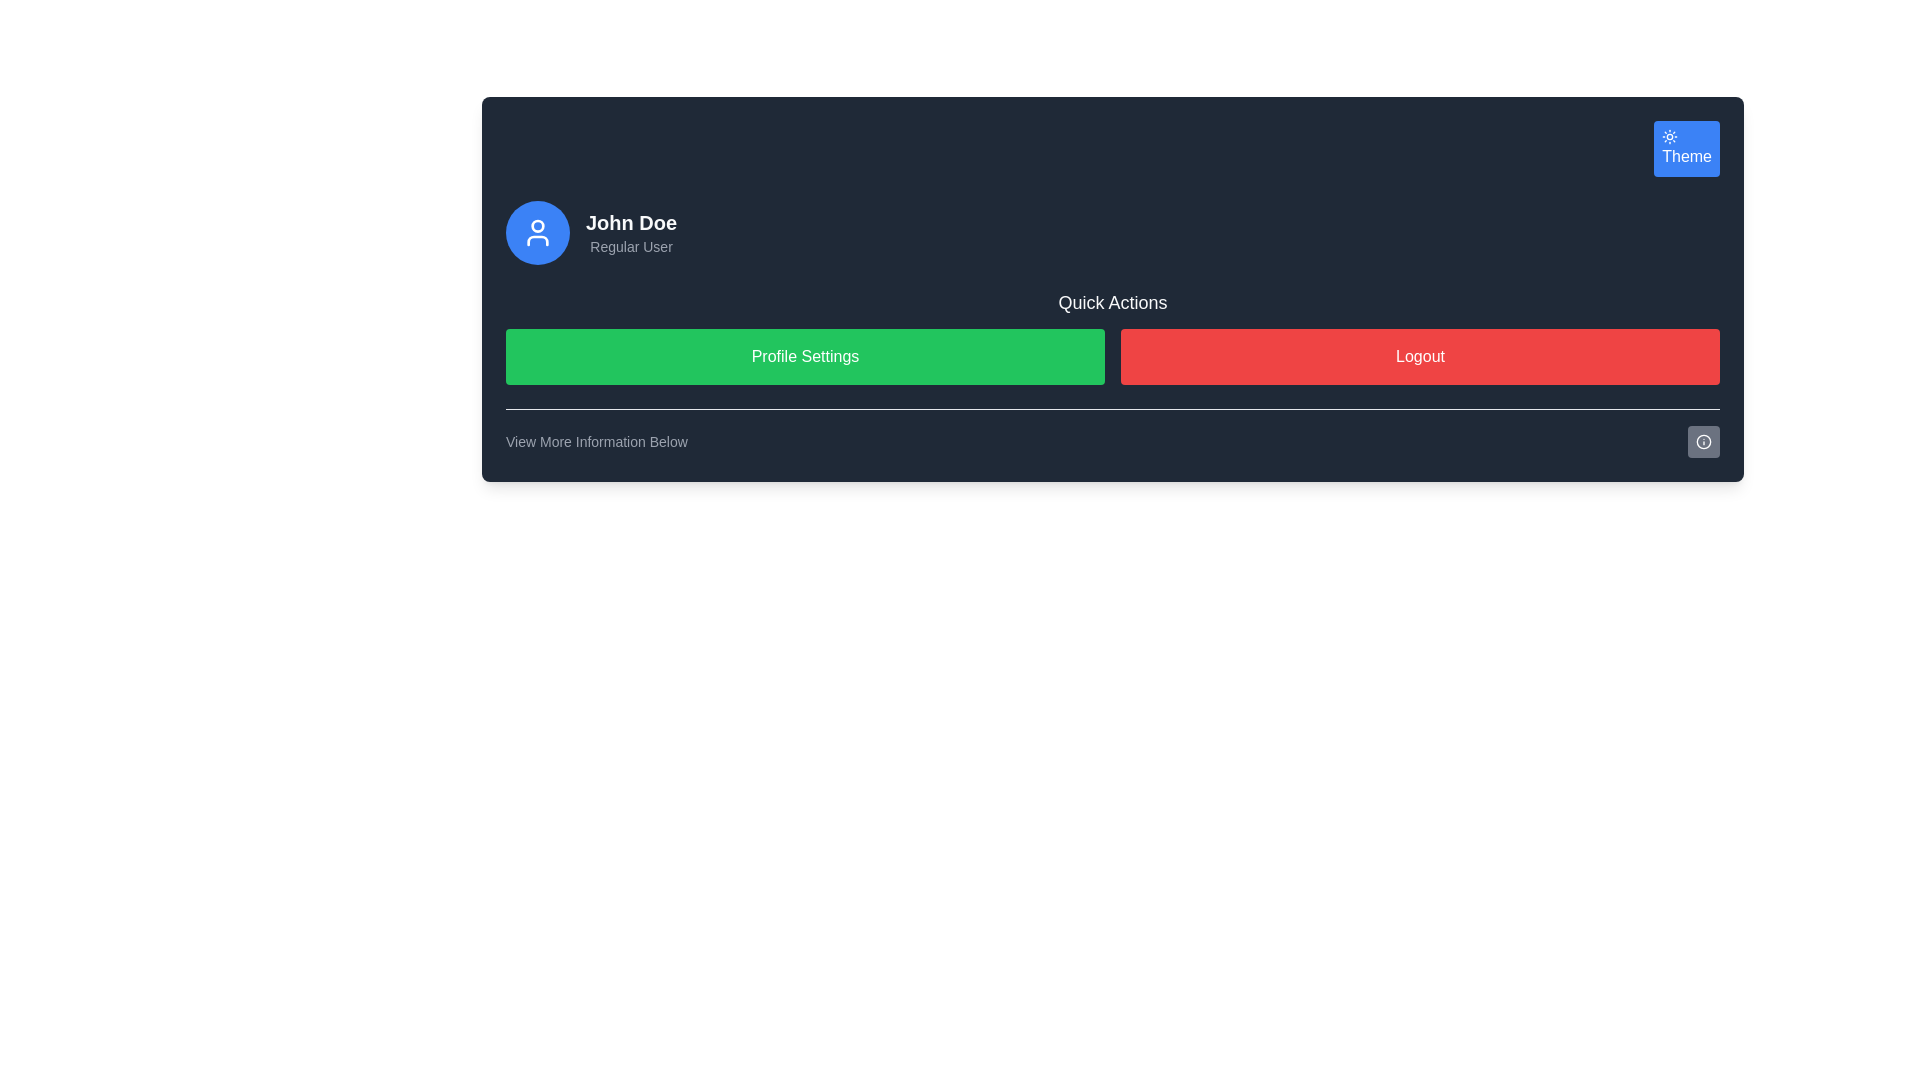  I want to click on the text display label that shows the name 'John Doe', which is styled in large bold font and positioned next to a blue avatar icon, so click(630, 223).